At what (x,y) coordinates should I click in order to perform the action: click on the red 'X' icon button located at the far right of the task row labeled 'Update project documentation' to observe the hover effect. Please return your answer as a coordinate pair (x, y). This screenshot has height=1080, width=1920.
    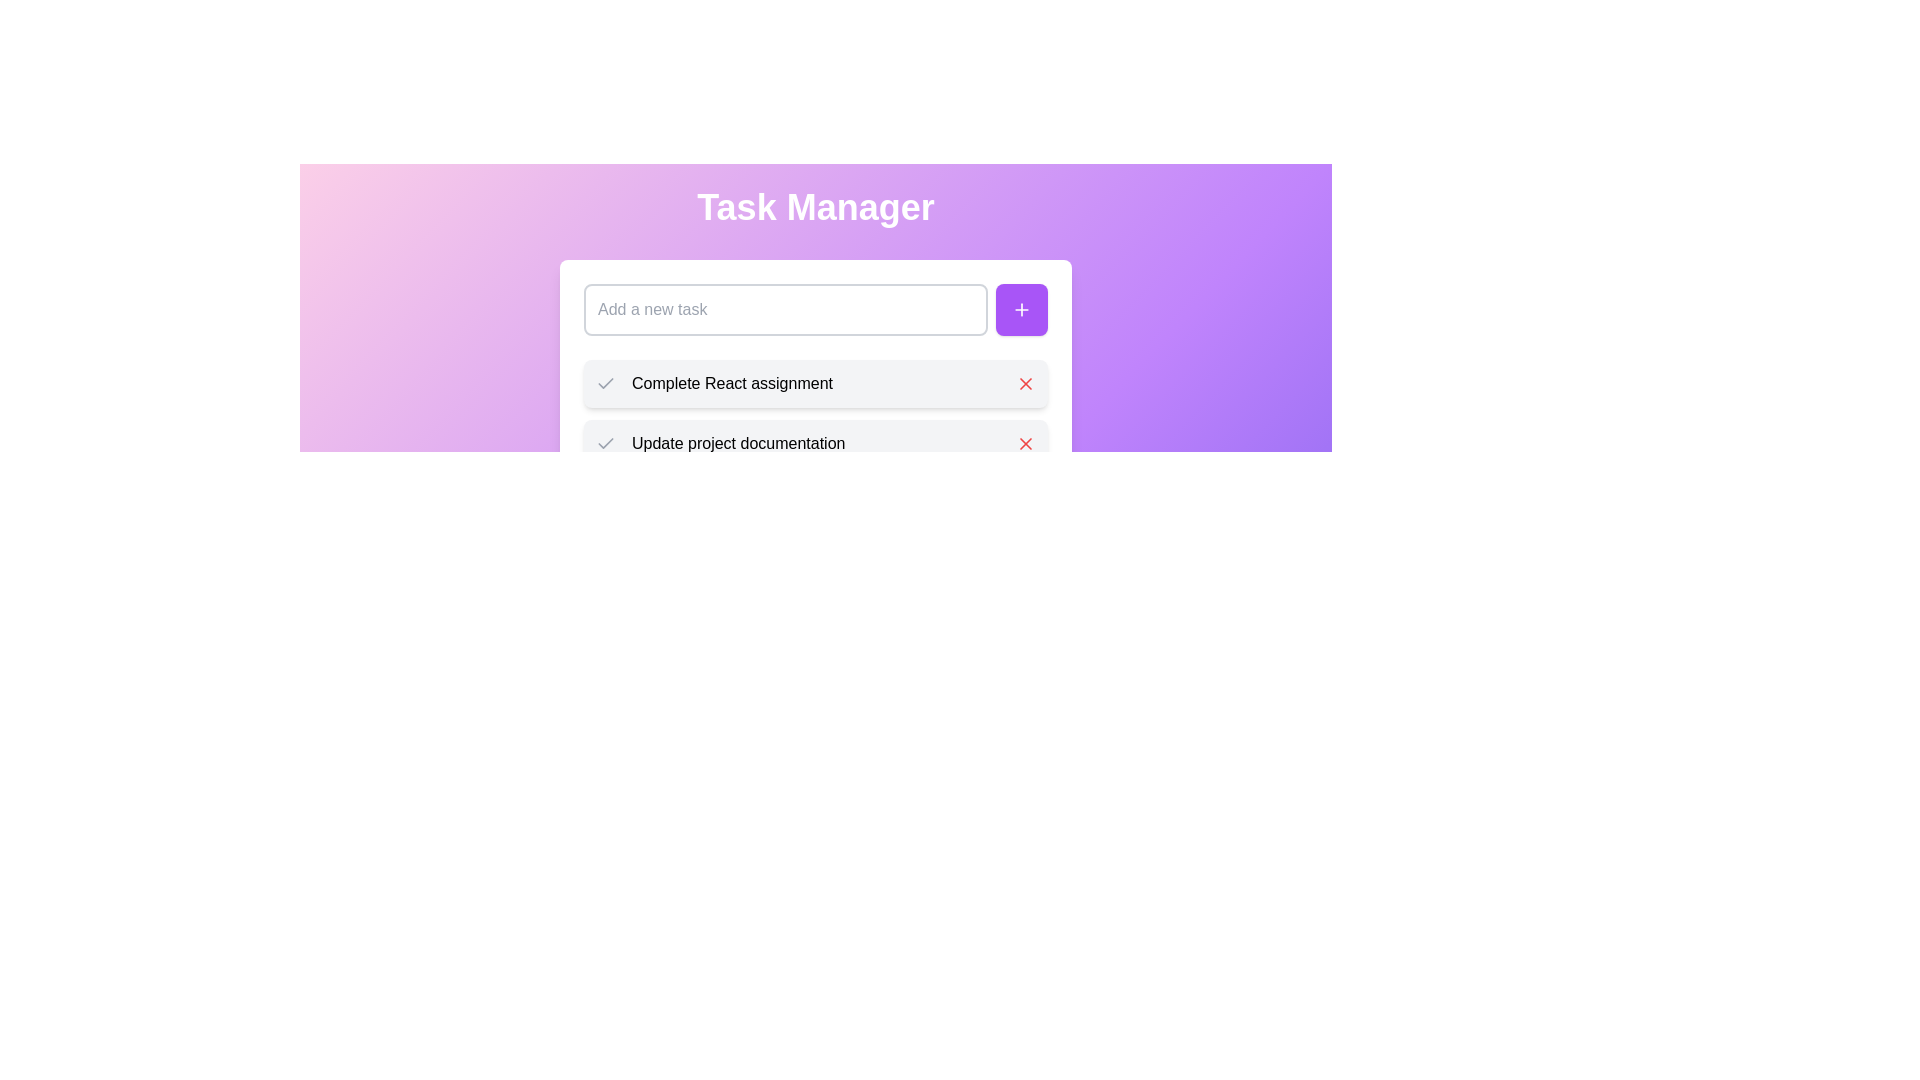
    Looking at the image, I should click on (1026, 442).